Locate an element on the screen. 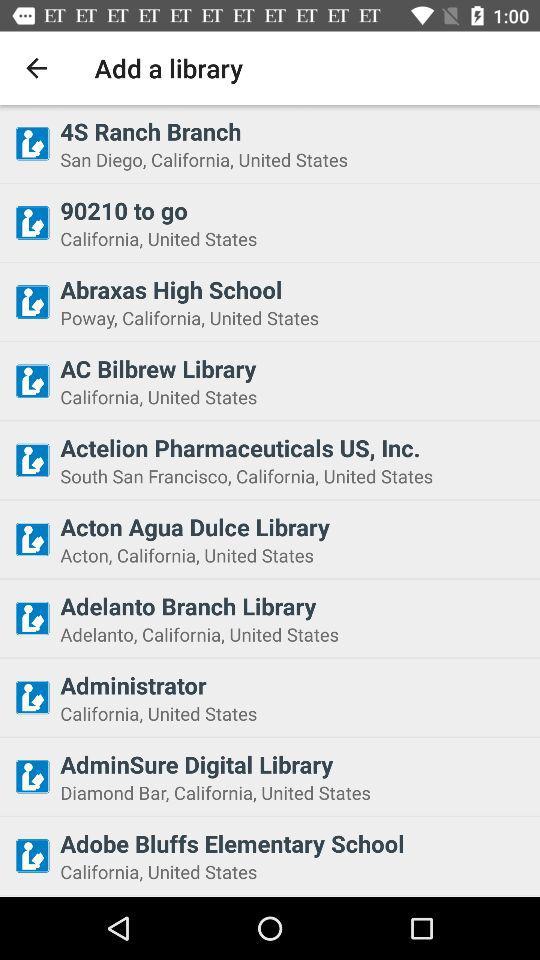 The image size is (540, 960). the item above the poway california united icon is located at coordinates (293, 288).